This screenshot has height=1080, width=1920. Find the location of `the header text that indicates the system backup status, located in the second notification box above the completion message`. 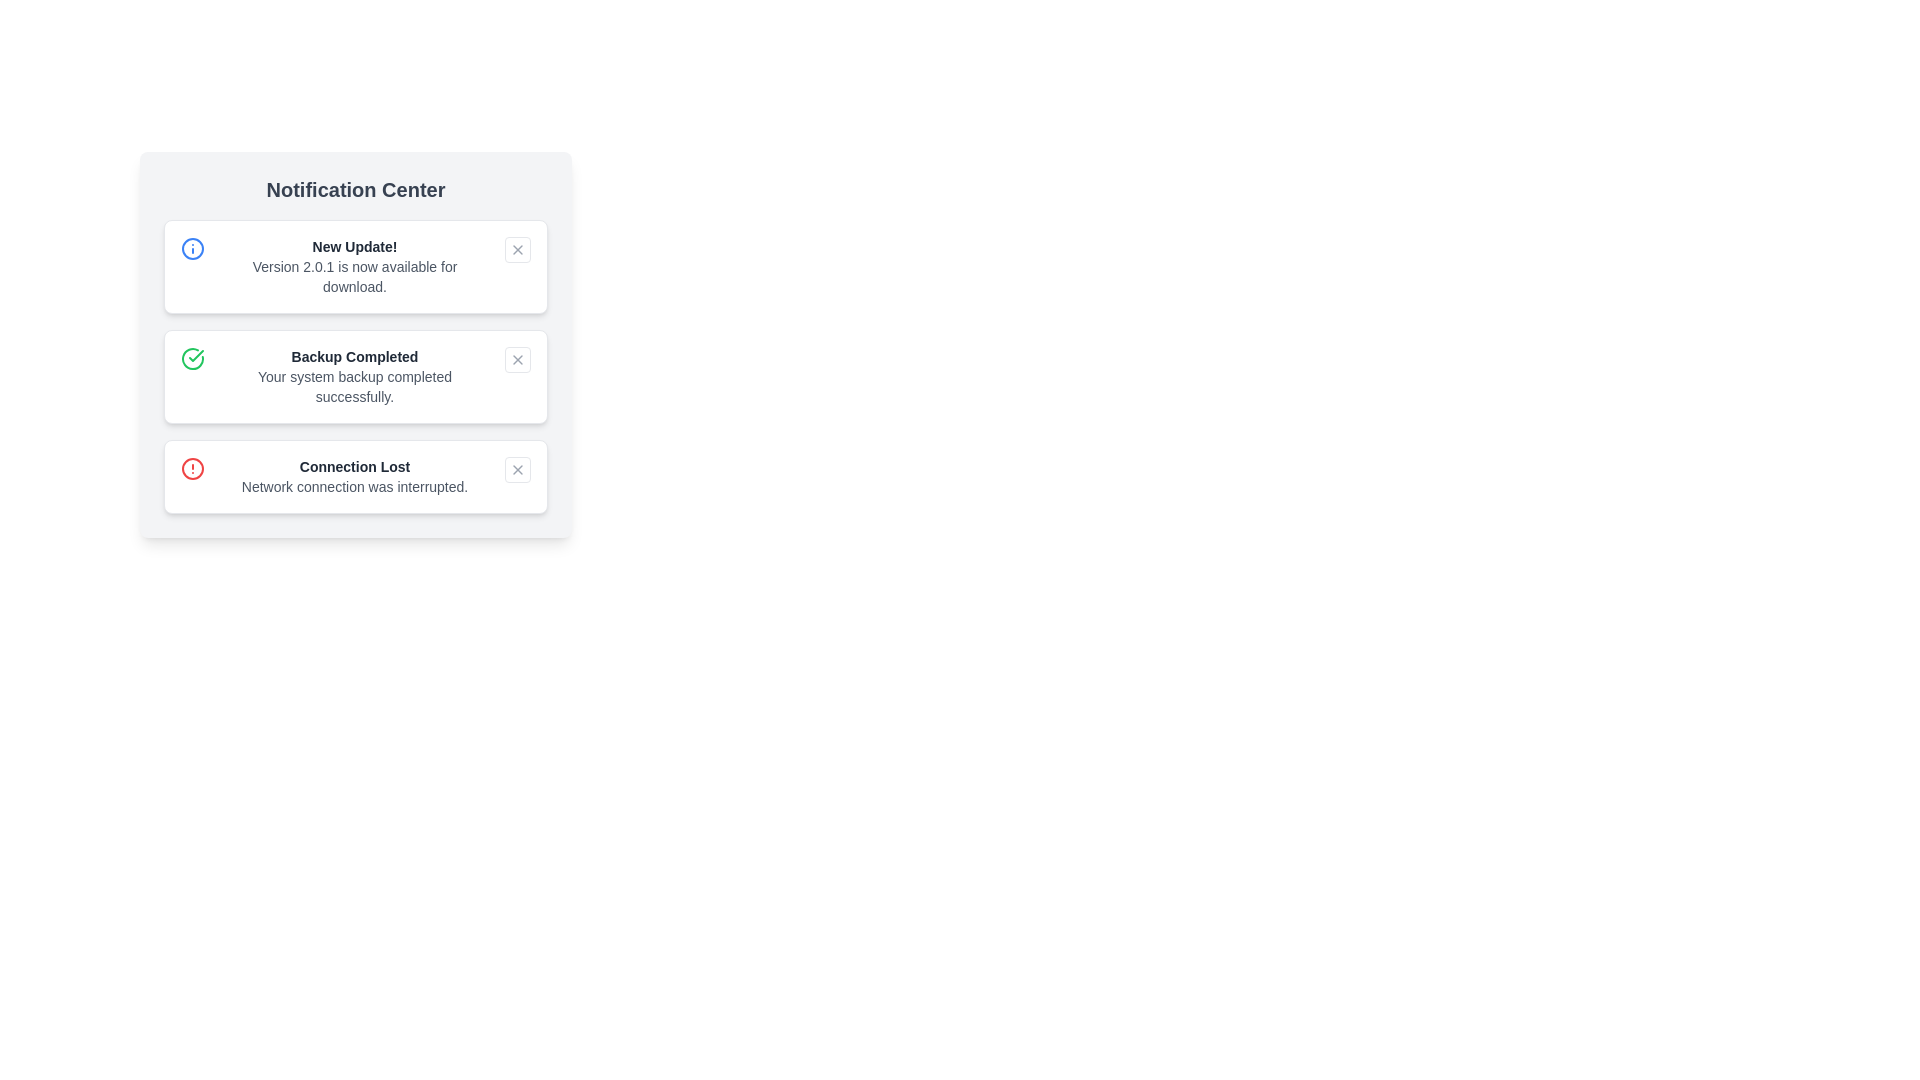

the header text that indicates the system backup status, located in the second notification box above the completion message is located at coordinates (355, 356).